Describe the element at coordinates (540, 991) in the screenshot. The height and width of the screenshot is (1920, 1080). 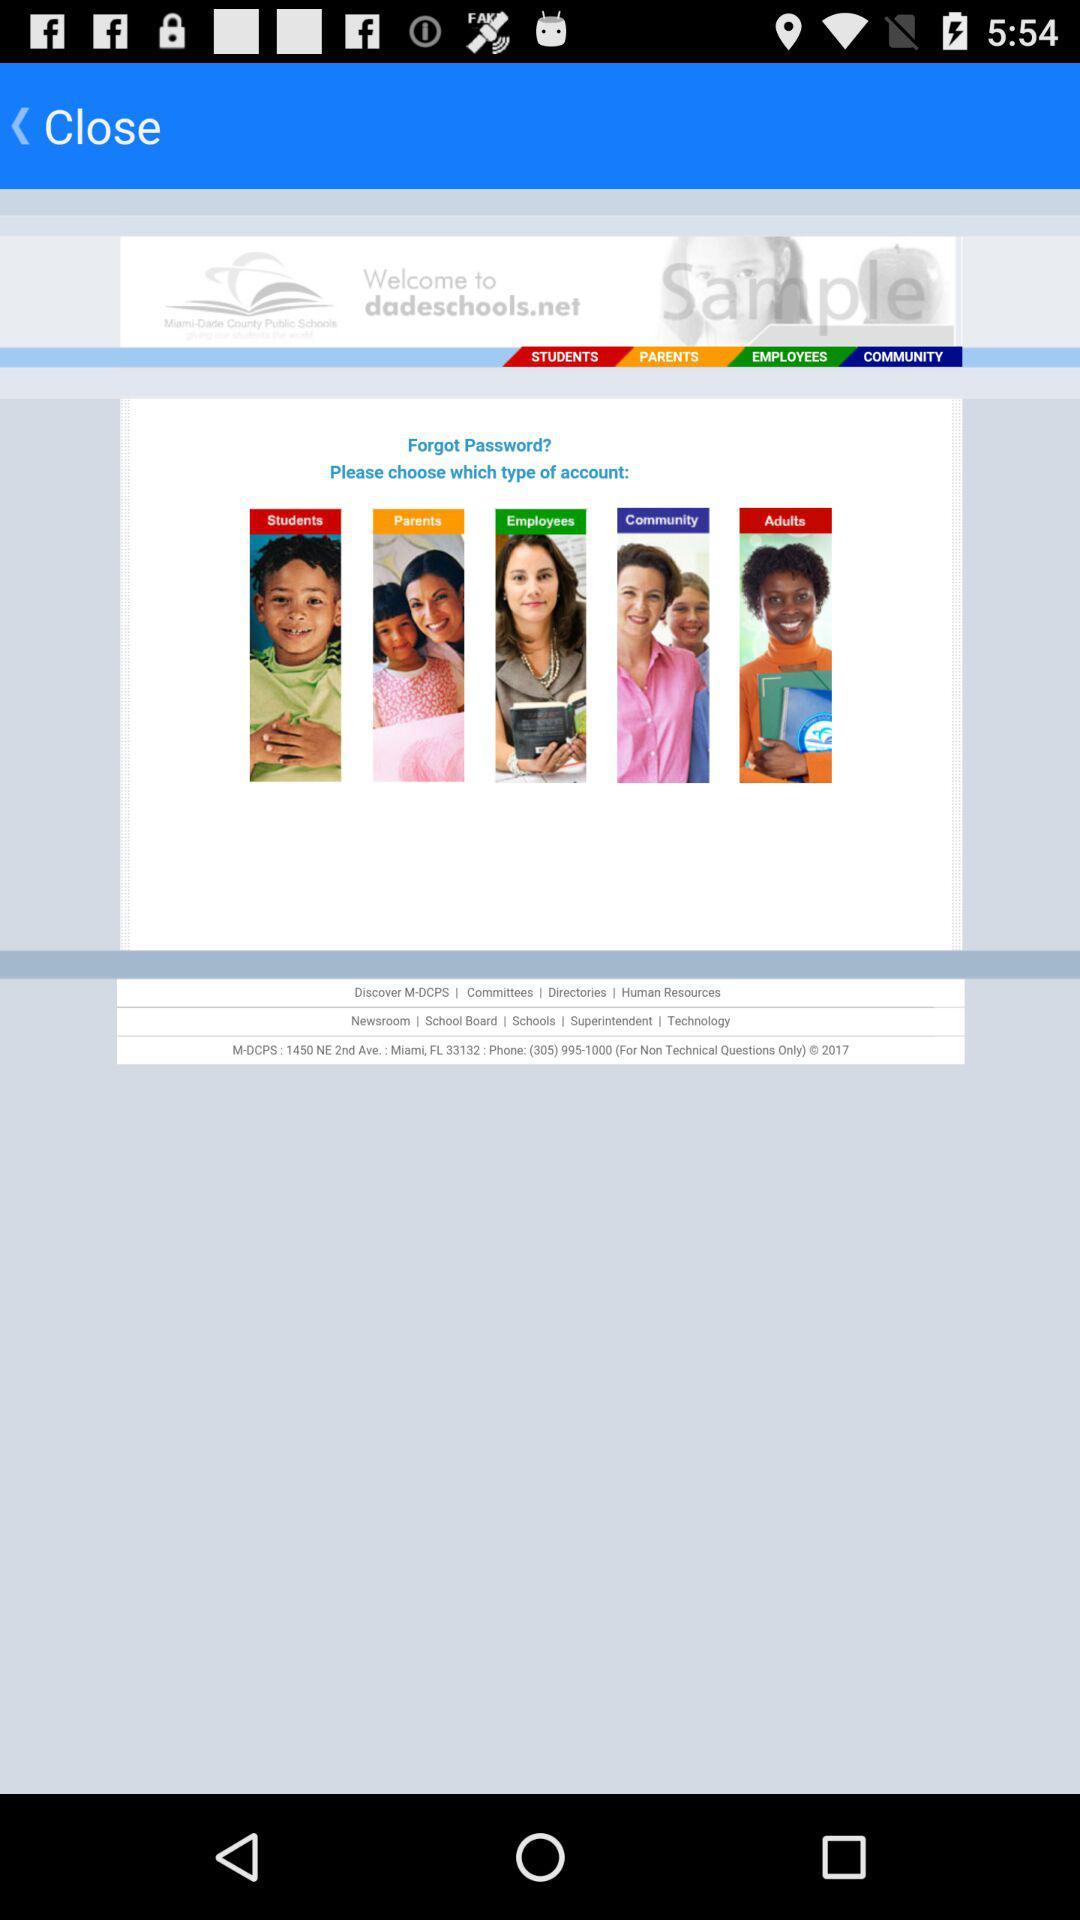
I see `web page` at that location.